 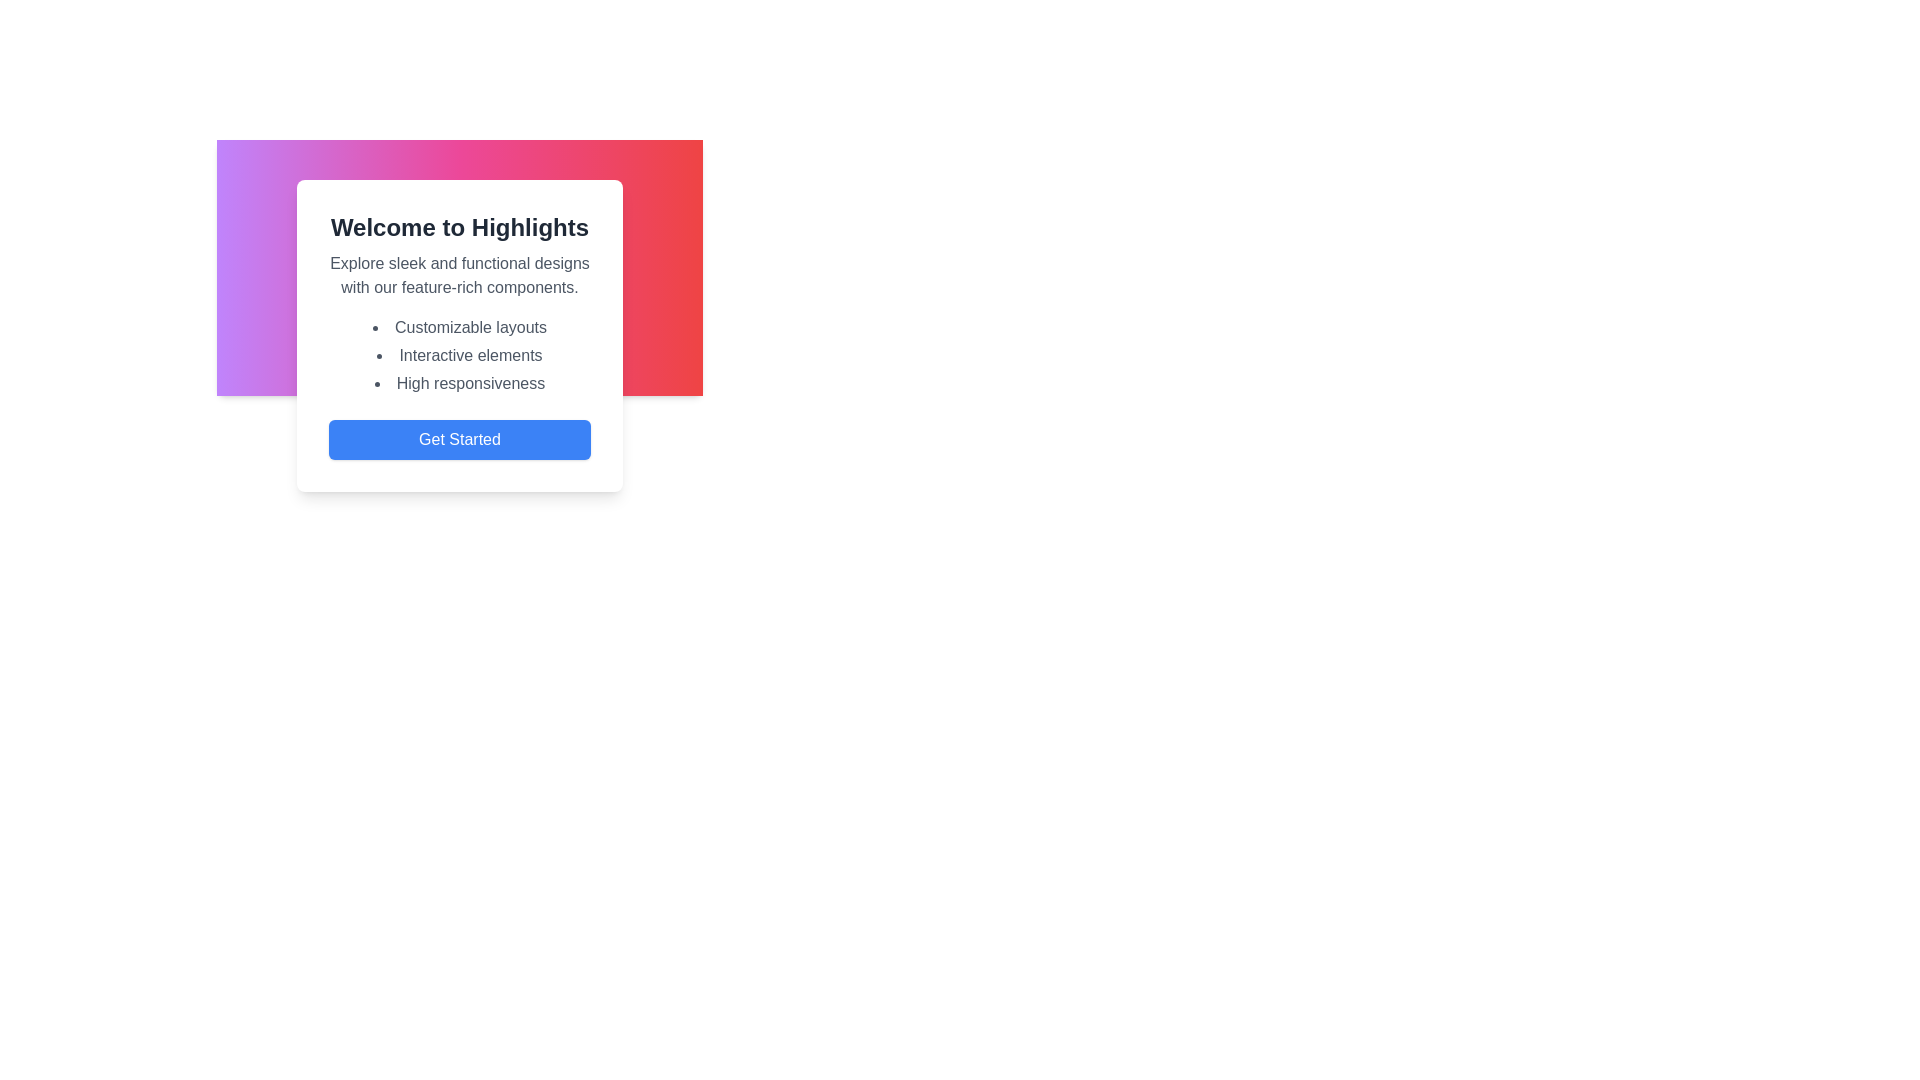 I want to click on the first item in the bullet-point list located on a white card, which is part of the 'Welcome, so click(x=459, y=326).